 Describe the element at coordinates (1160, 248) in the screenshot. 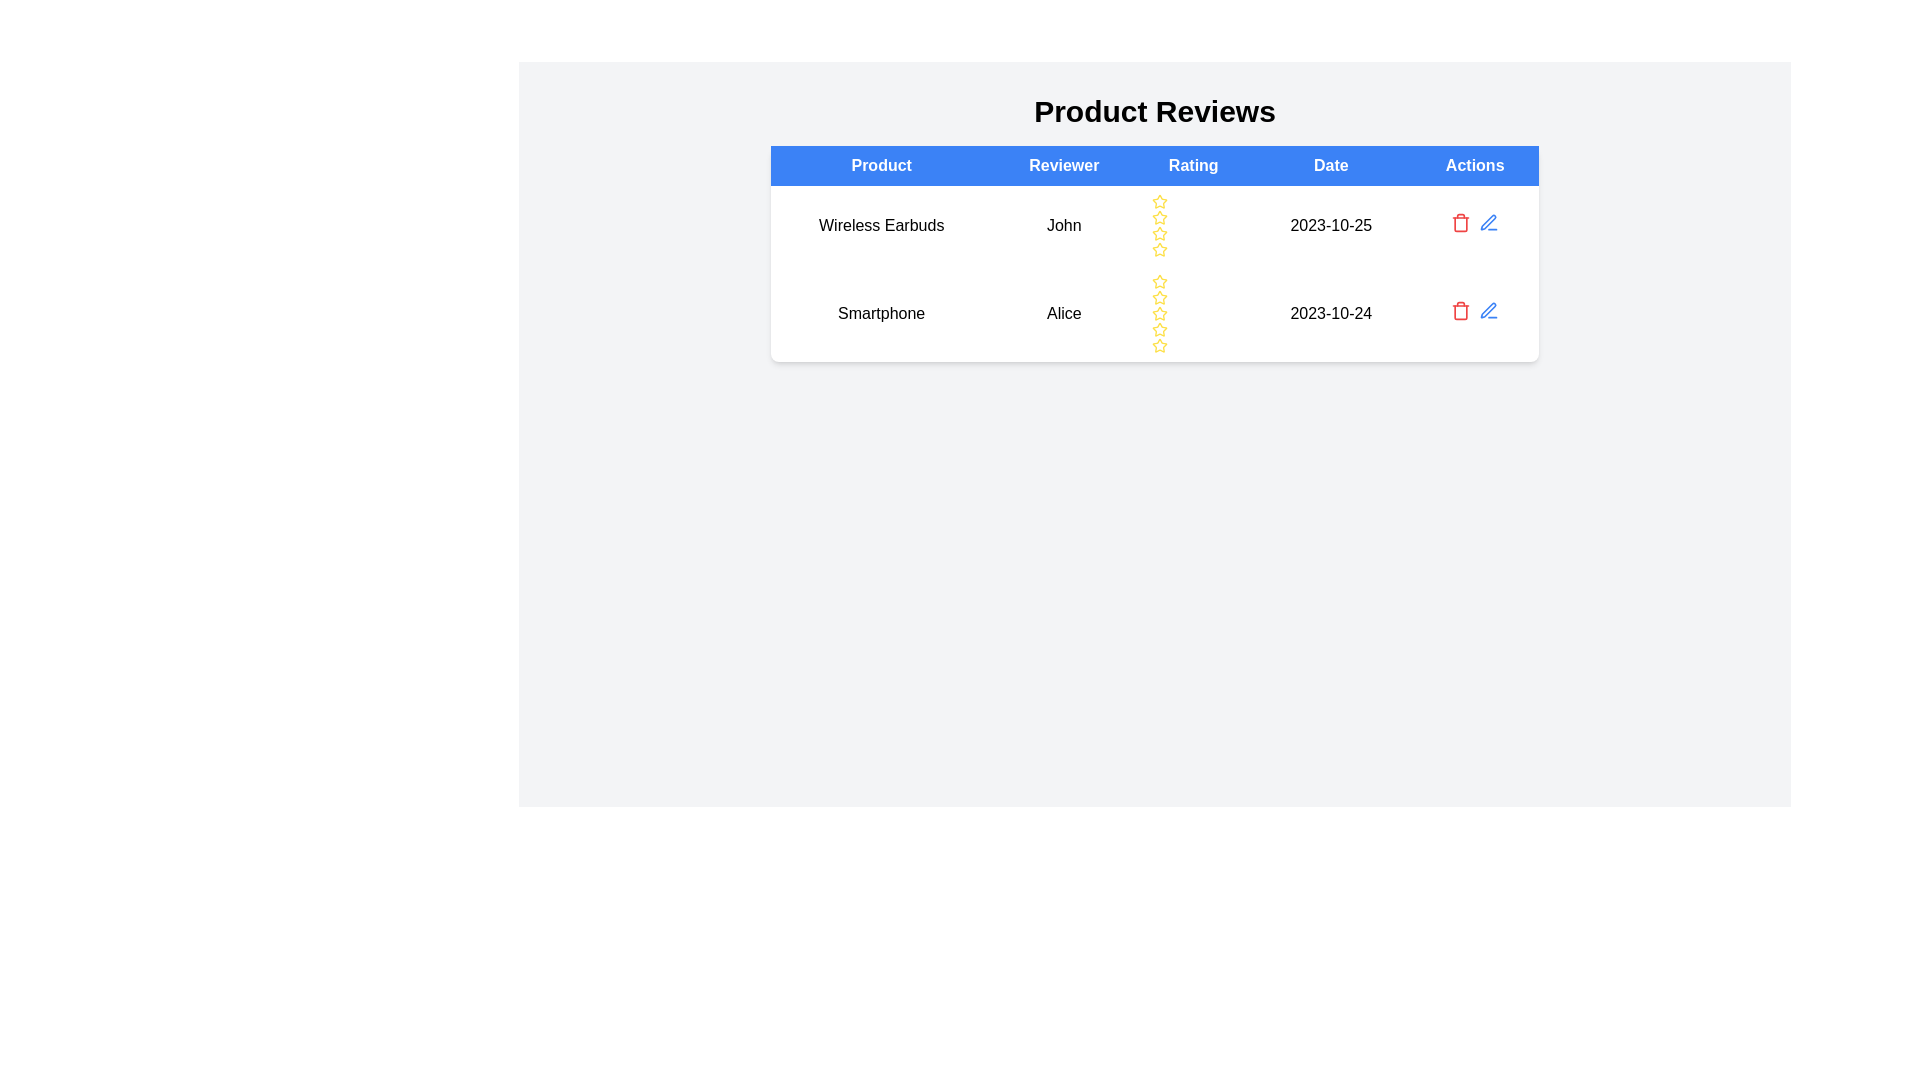

I see `the second star-shaped rating icon with a yellow outline in the 'Rating' column of the first row of the 'Product Reviews' table` at that location.